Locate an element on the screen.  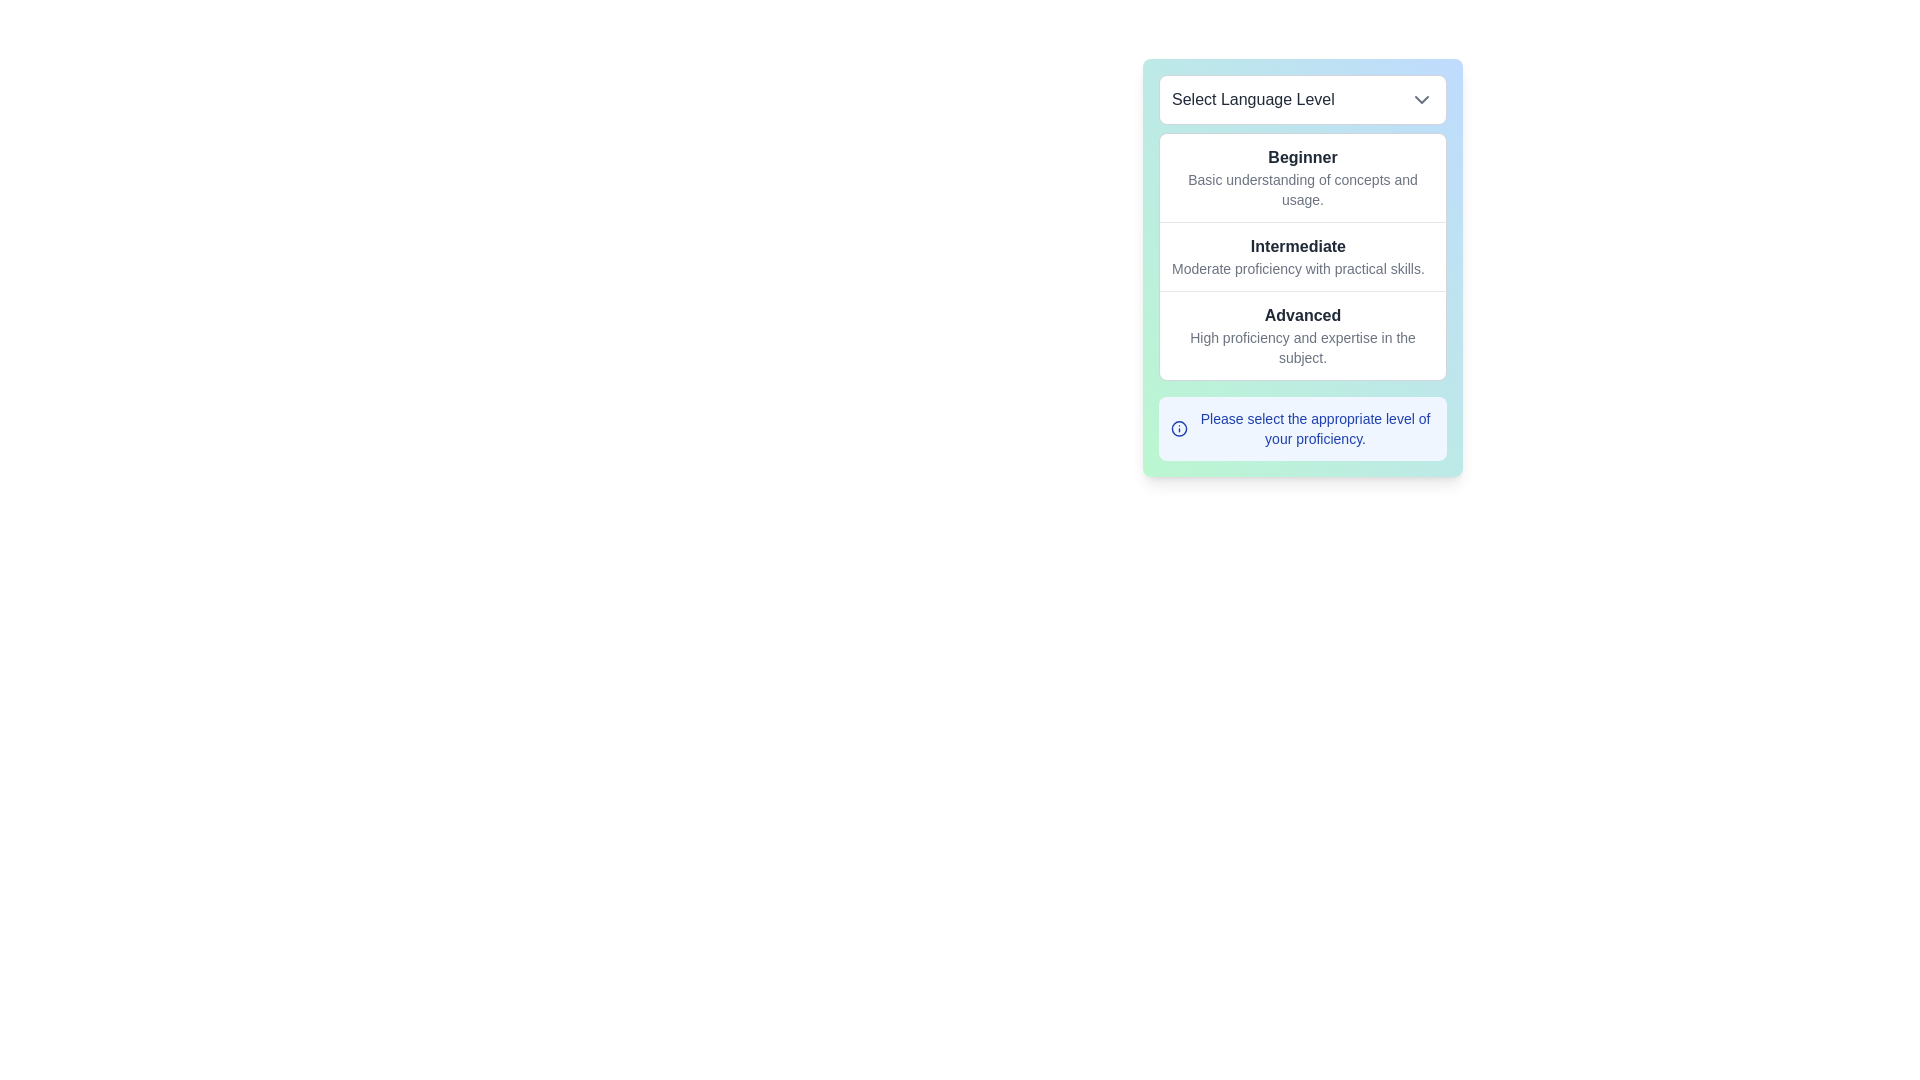
the Dropdown-trigger component at the top of the card-like structure is located at coordinates (1302, 100).